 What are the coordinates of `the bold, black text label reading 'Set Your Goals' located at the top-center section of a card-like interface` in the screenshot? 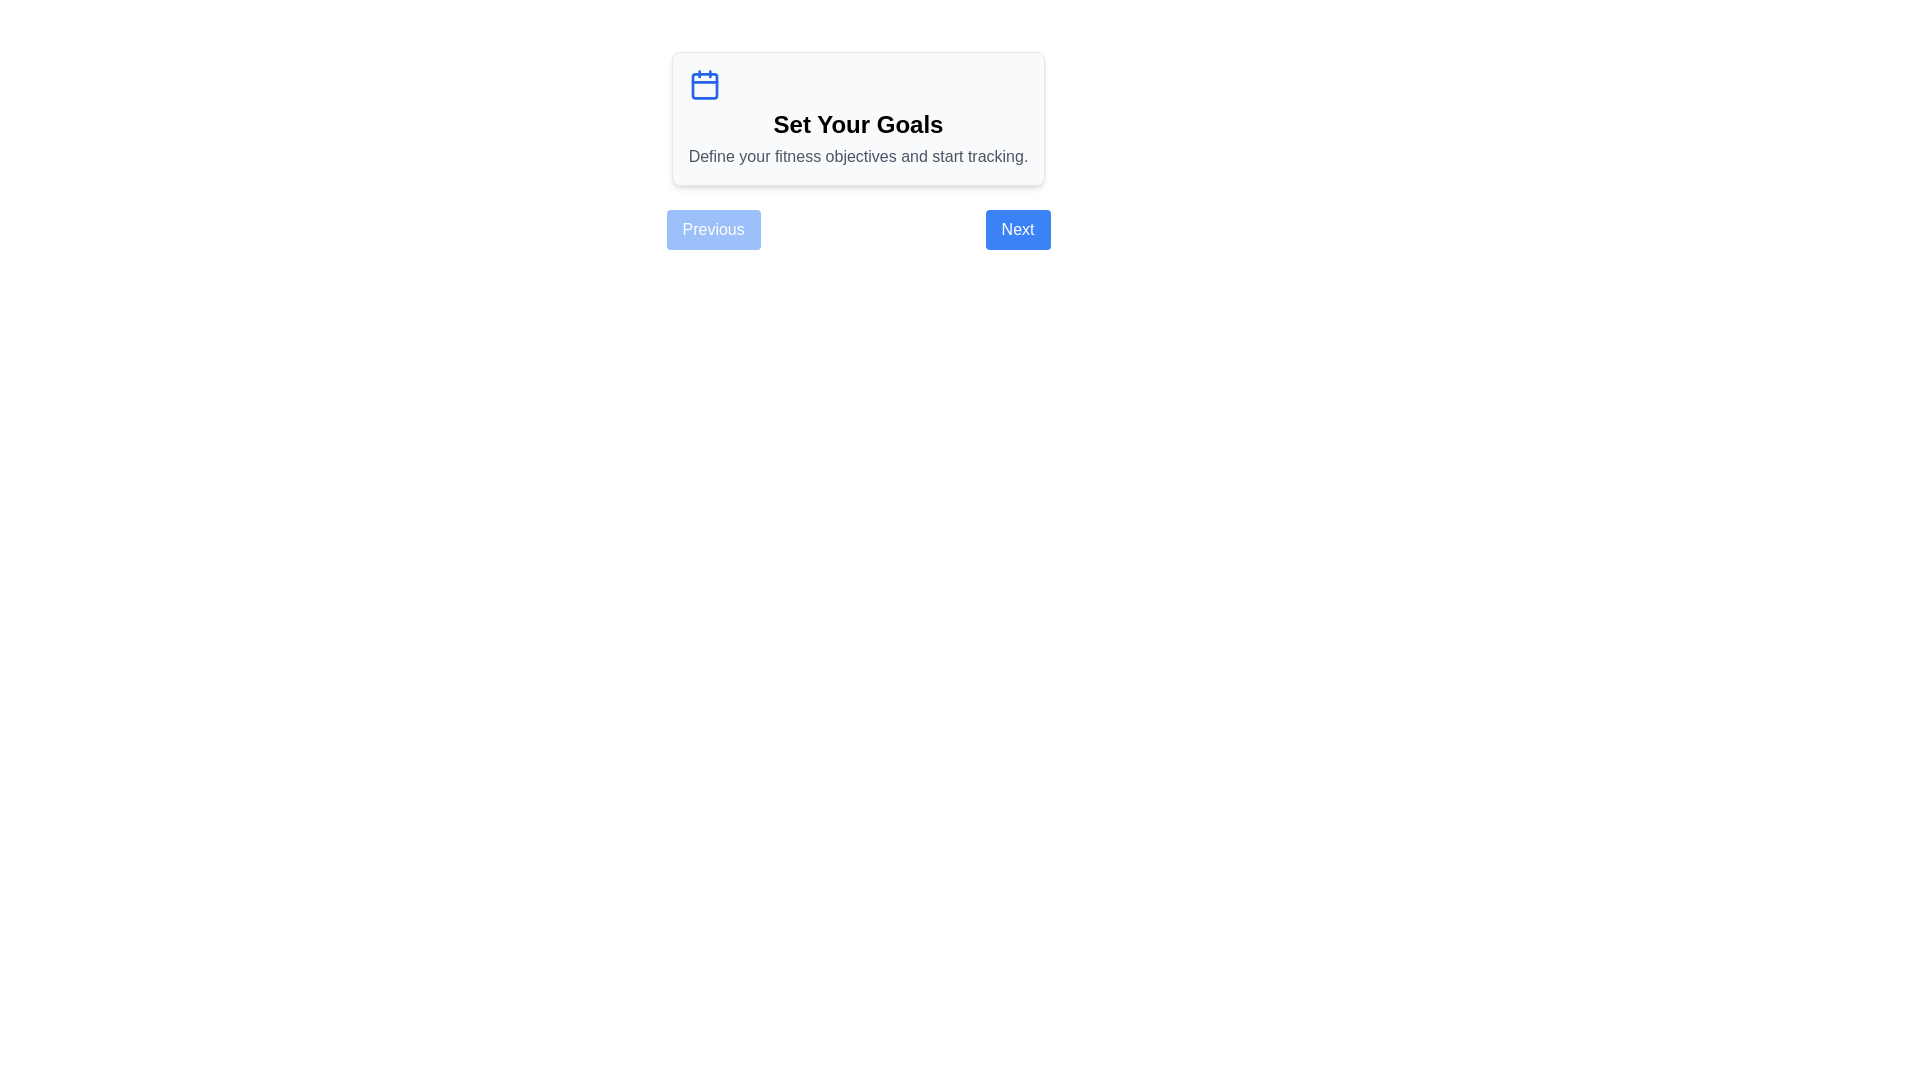 It's located at (858, 124).